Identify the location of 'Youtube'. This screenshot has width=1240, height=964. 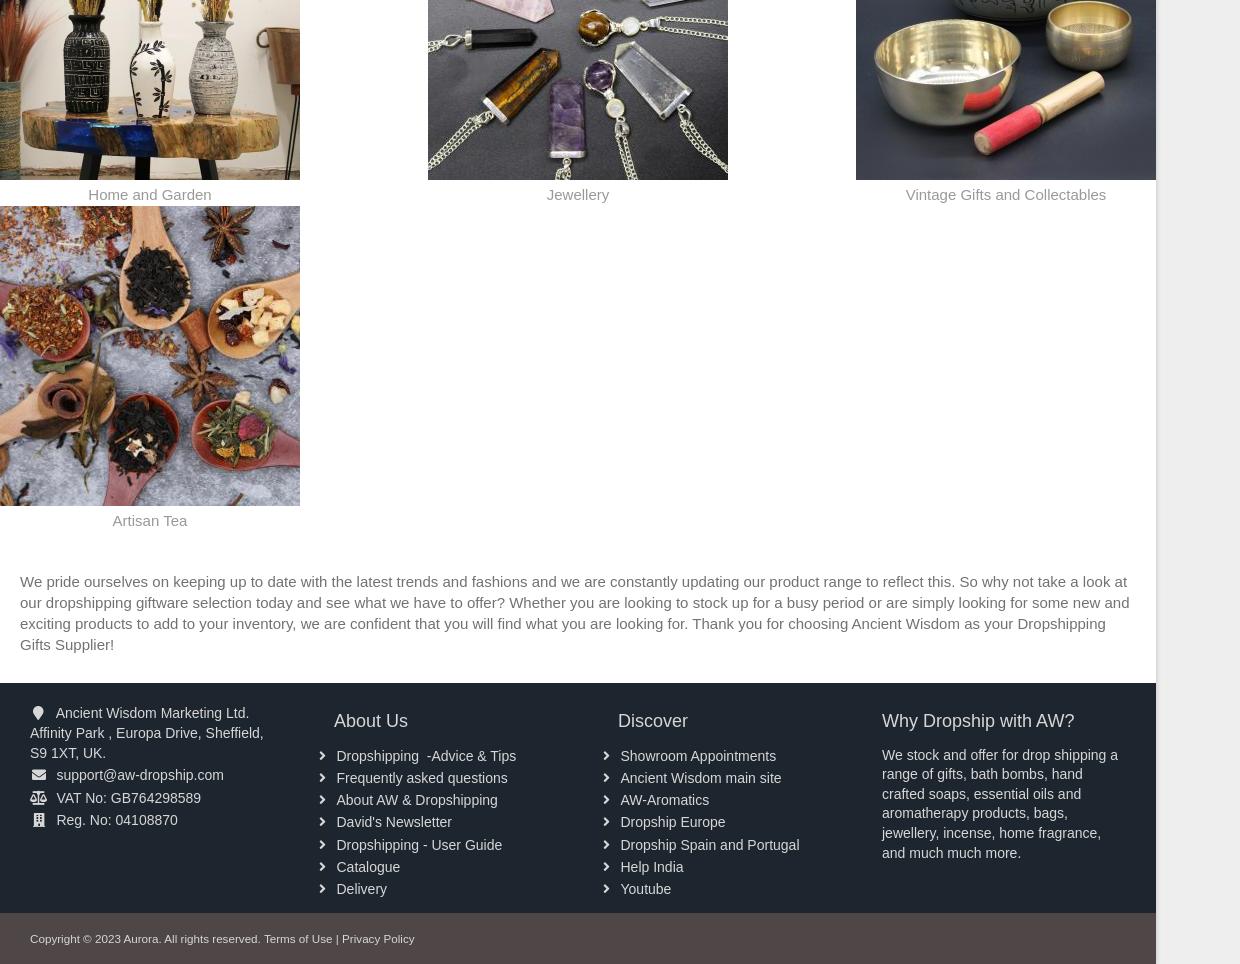
(644, 888).